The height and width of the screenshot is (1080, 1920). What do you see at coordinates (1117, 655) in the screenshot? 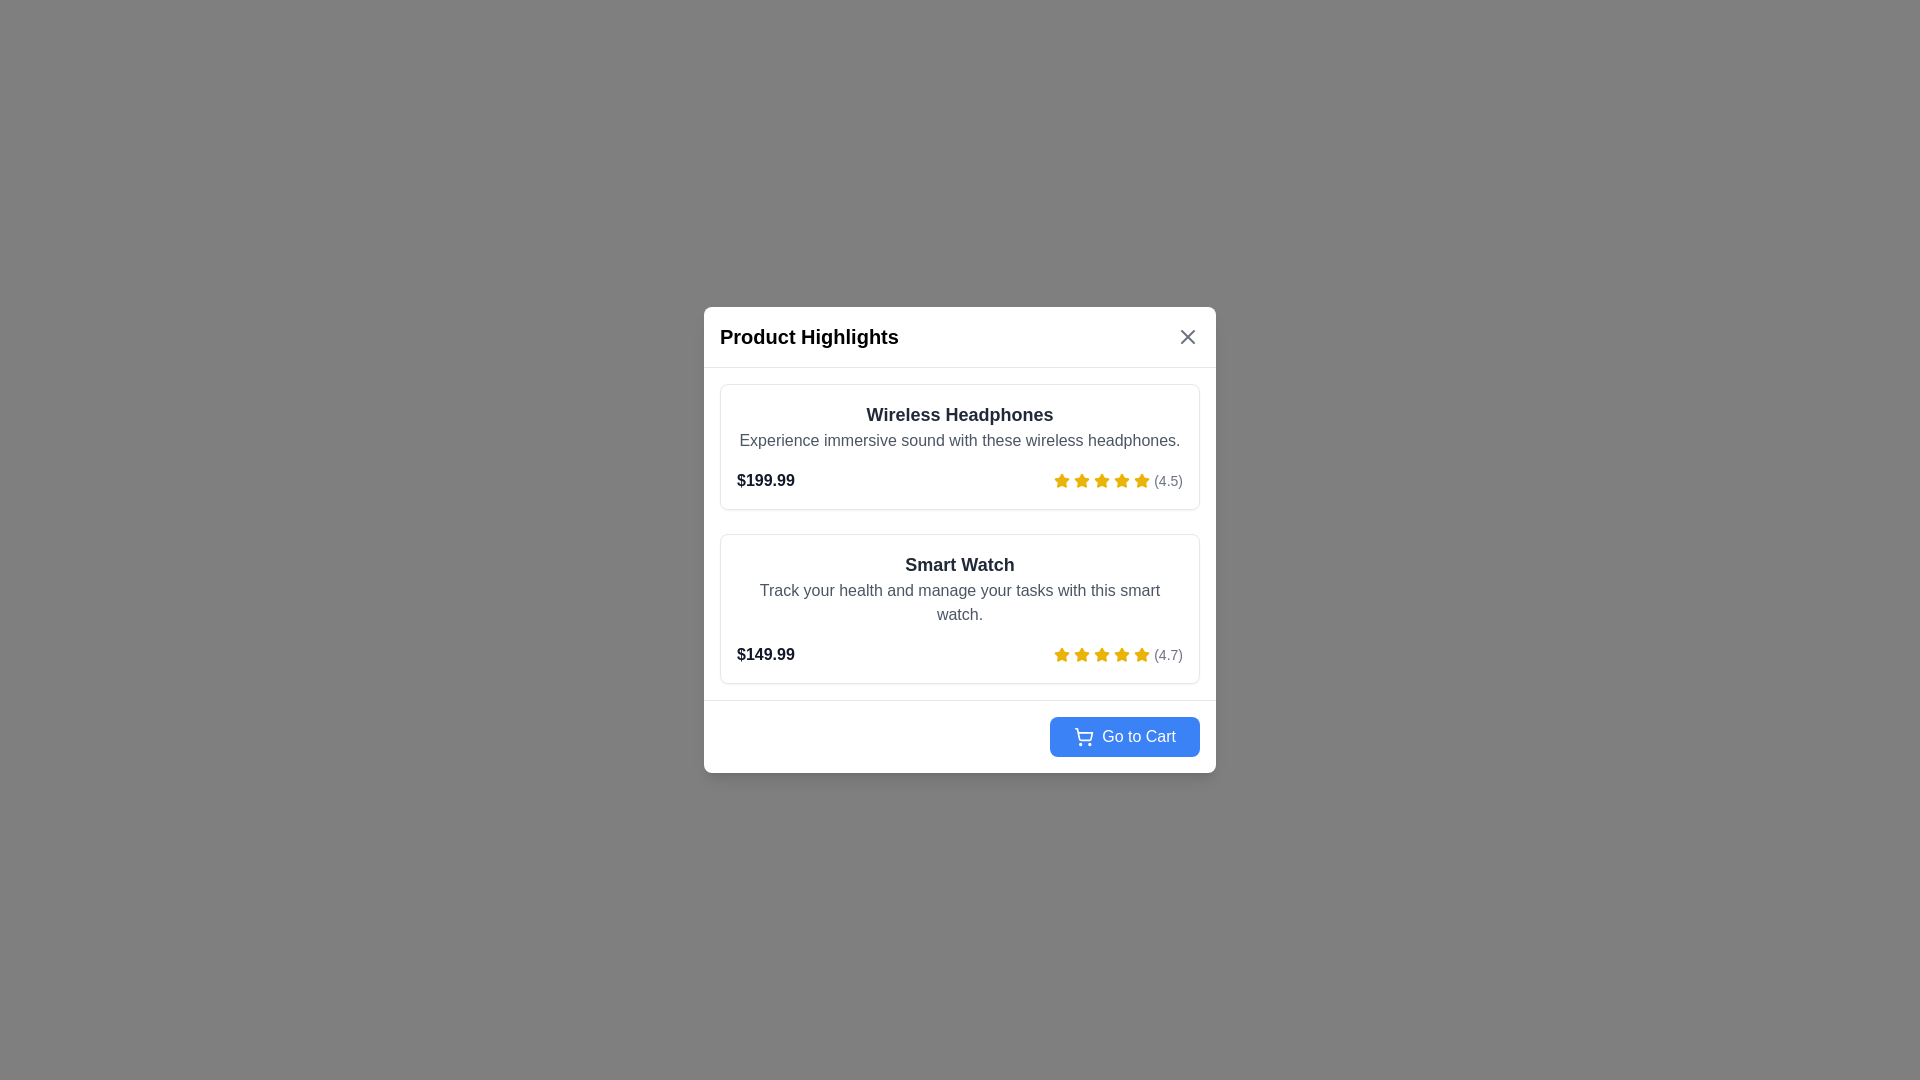
I see `the yellow star icons in the Rating indicator for interaction, which displays a rating of '(4.7)' next to the price '$149.99' in the Smart Watch product card` at bounding box center [1117, 655].